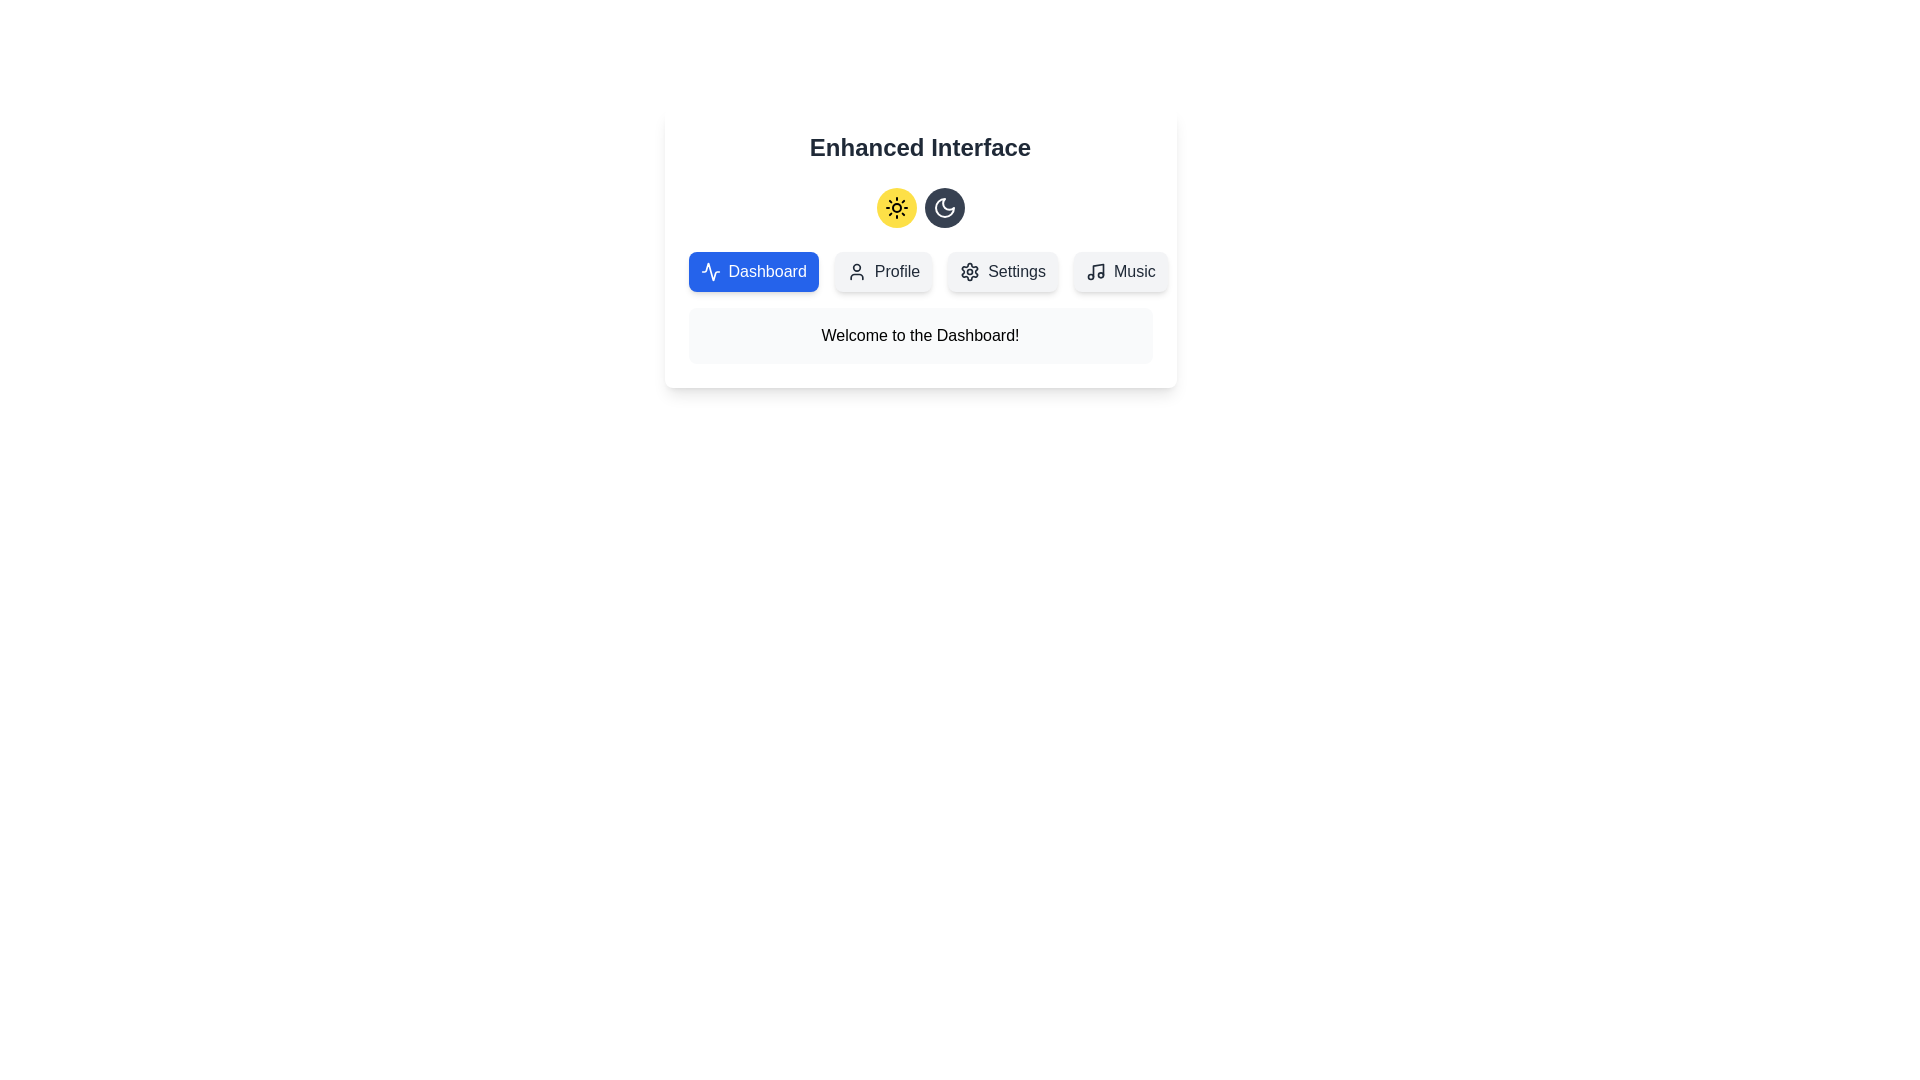  Describe the element at coordinates (943, 208) in the screenshot. I see `the circular button located at the top center of the interface, to the right of the yellow sun-shaped icon, to switch the interface theme to dark mode` at that location.